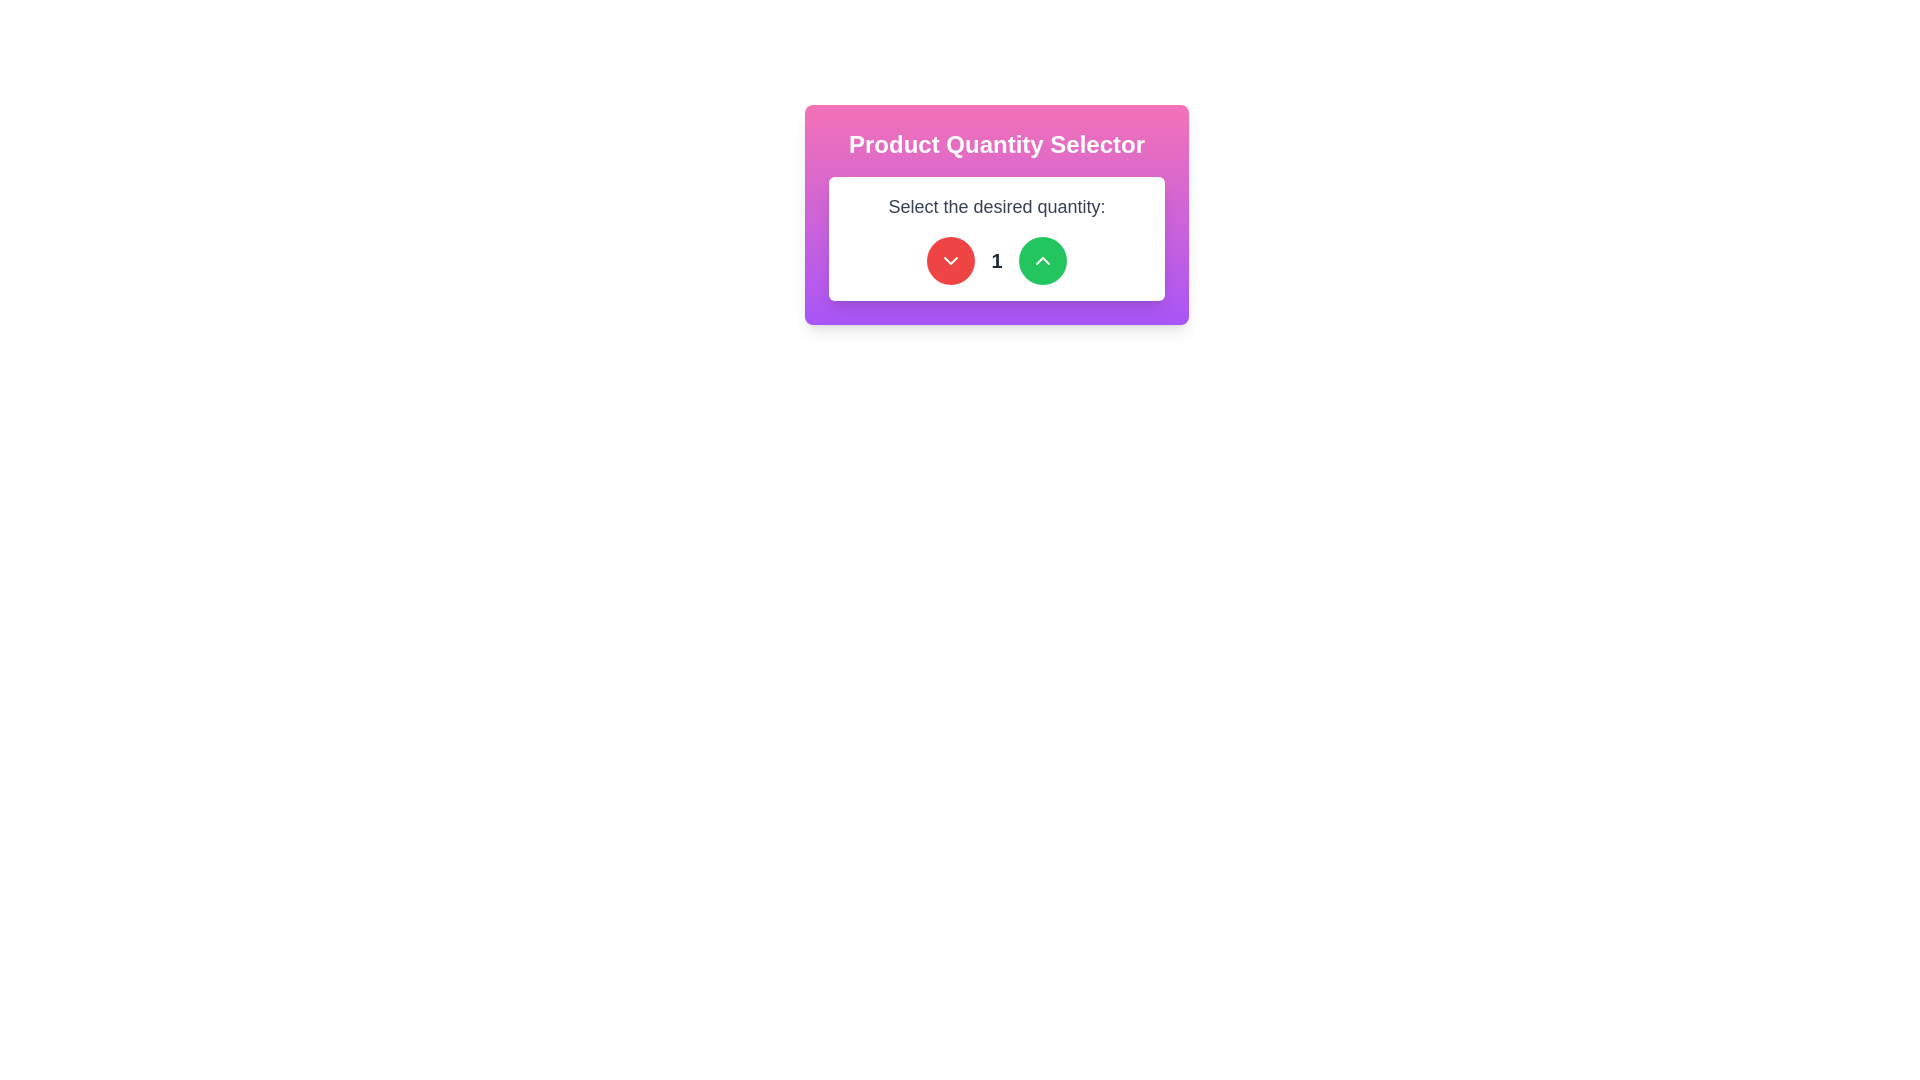  I want to click on the green circular button located at the far right of the layout to increment the numerical value displayed to its left, so click(1041, 260).